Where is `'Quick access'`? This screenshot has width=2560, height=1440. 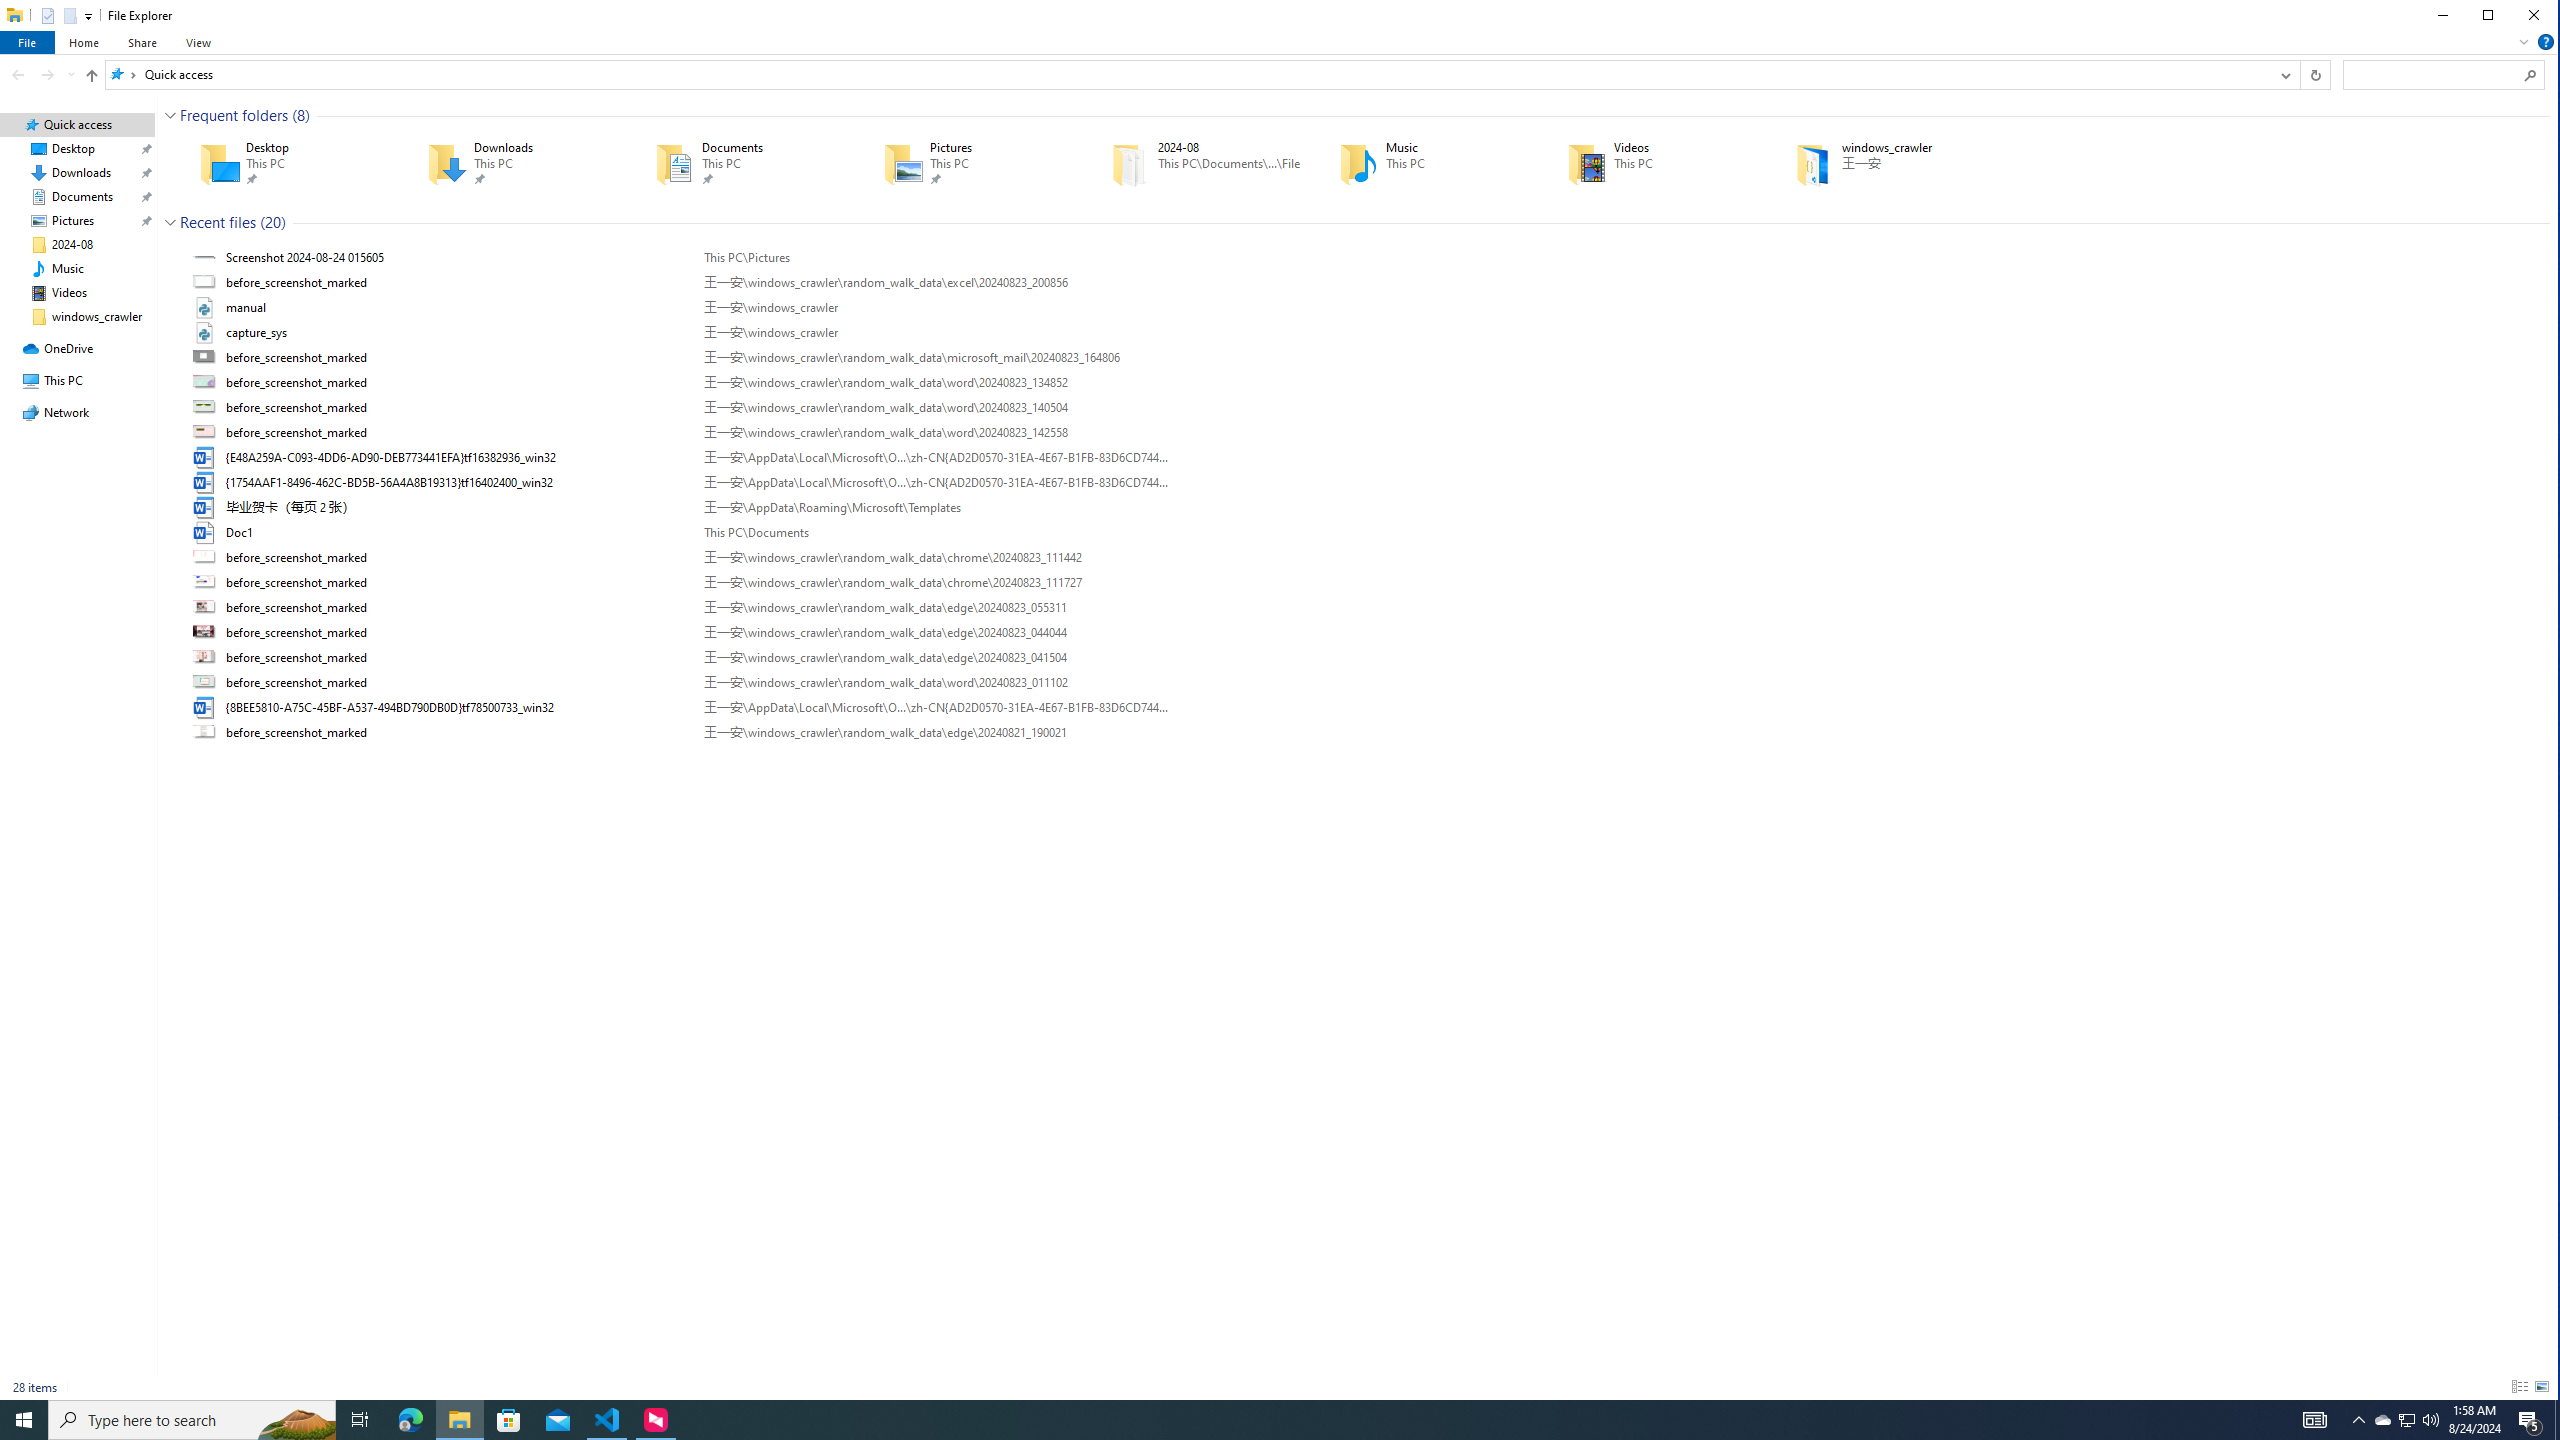 'Quick access' is located at coordinates (179, 73).